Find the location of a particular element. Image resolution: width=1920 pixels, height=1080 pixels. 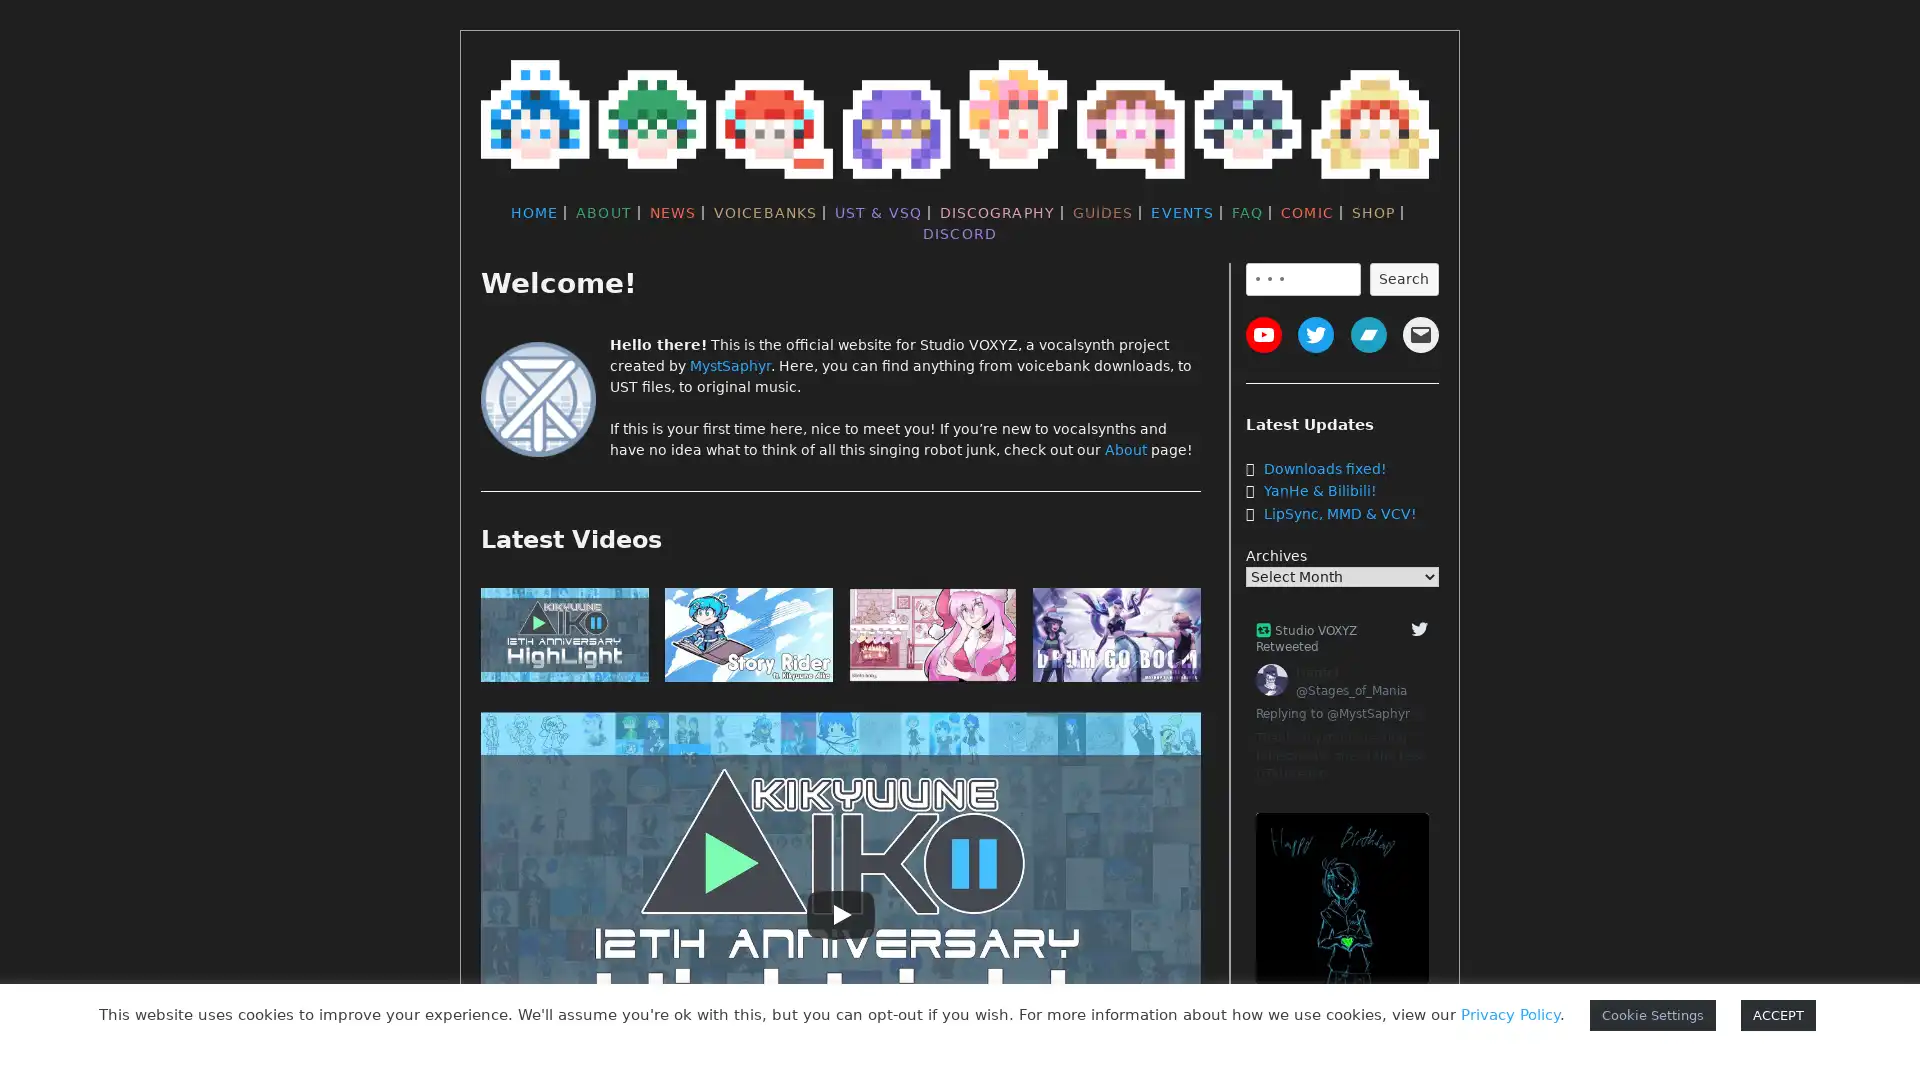

Search is located at coordinates (1402, 278).